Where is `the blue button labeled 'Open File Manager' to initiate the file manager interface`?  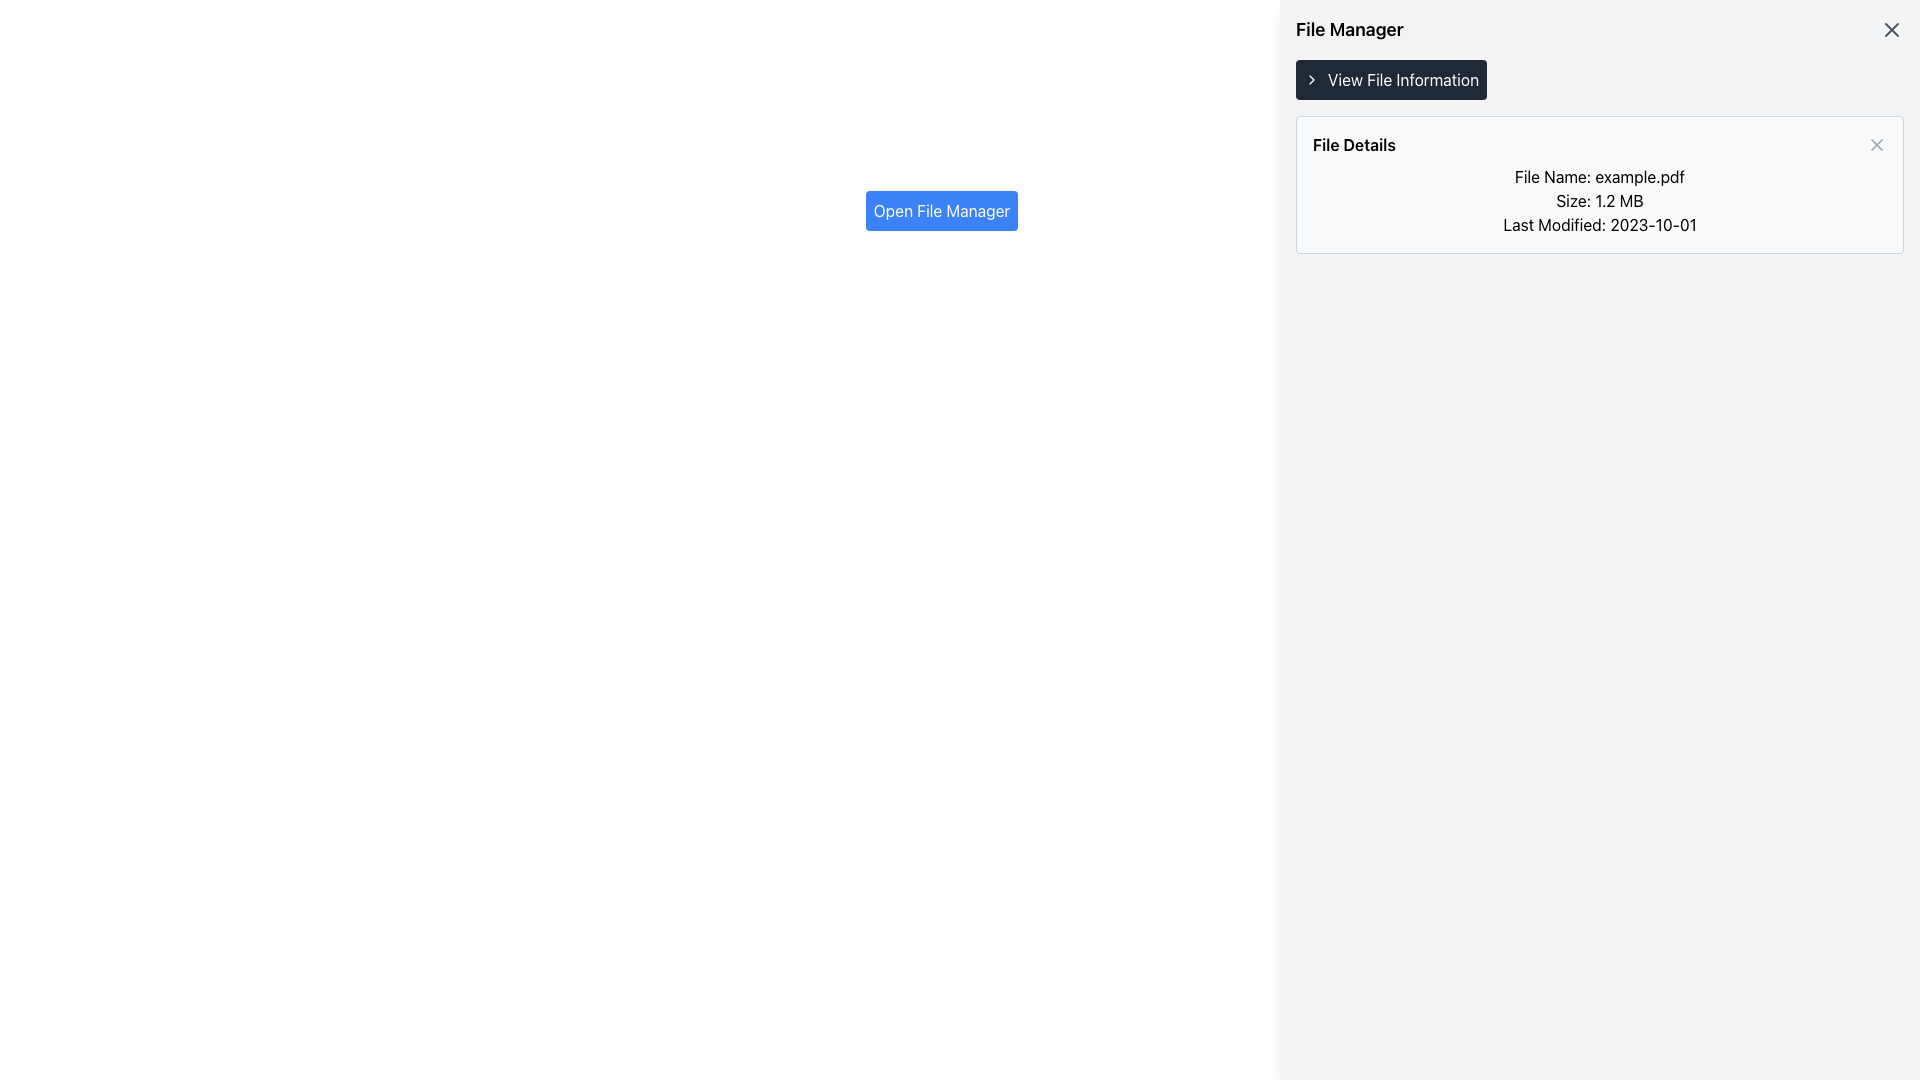
the blue button labeled 'Open File Manager' to initiate the file manager interface is located at coordinates (940, 211).